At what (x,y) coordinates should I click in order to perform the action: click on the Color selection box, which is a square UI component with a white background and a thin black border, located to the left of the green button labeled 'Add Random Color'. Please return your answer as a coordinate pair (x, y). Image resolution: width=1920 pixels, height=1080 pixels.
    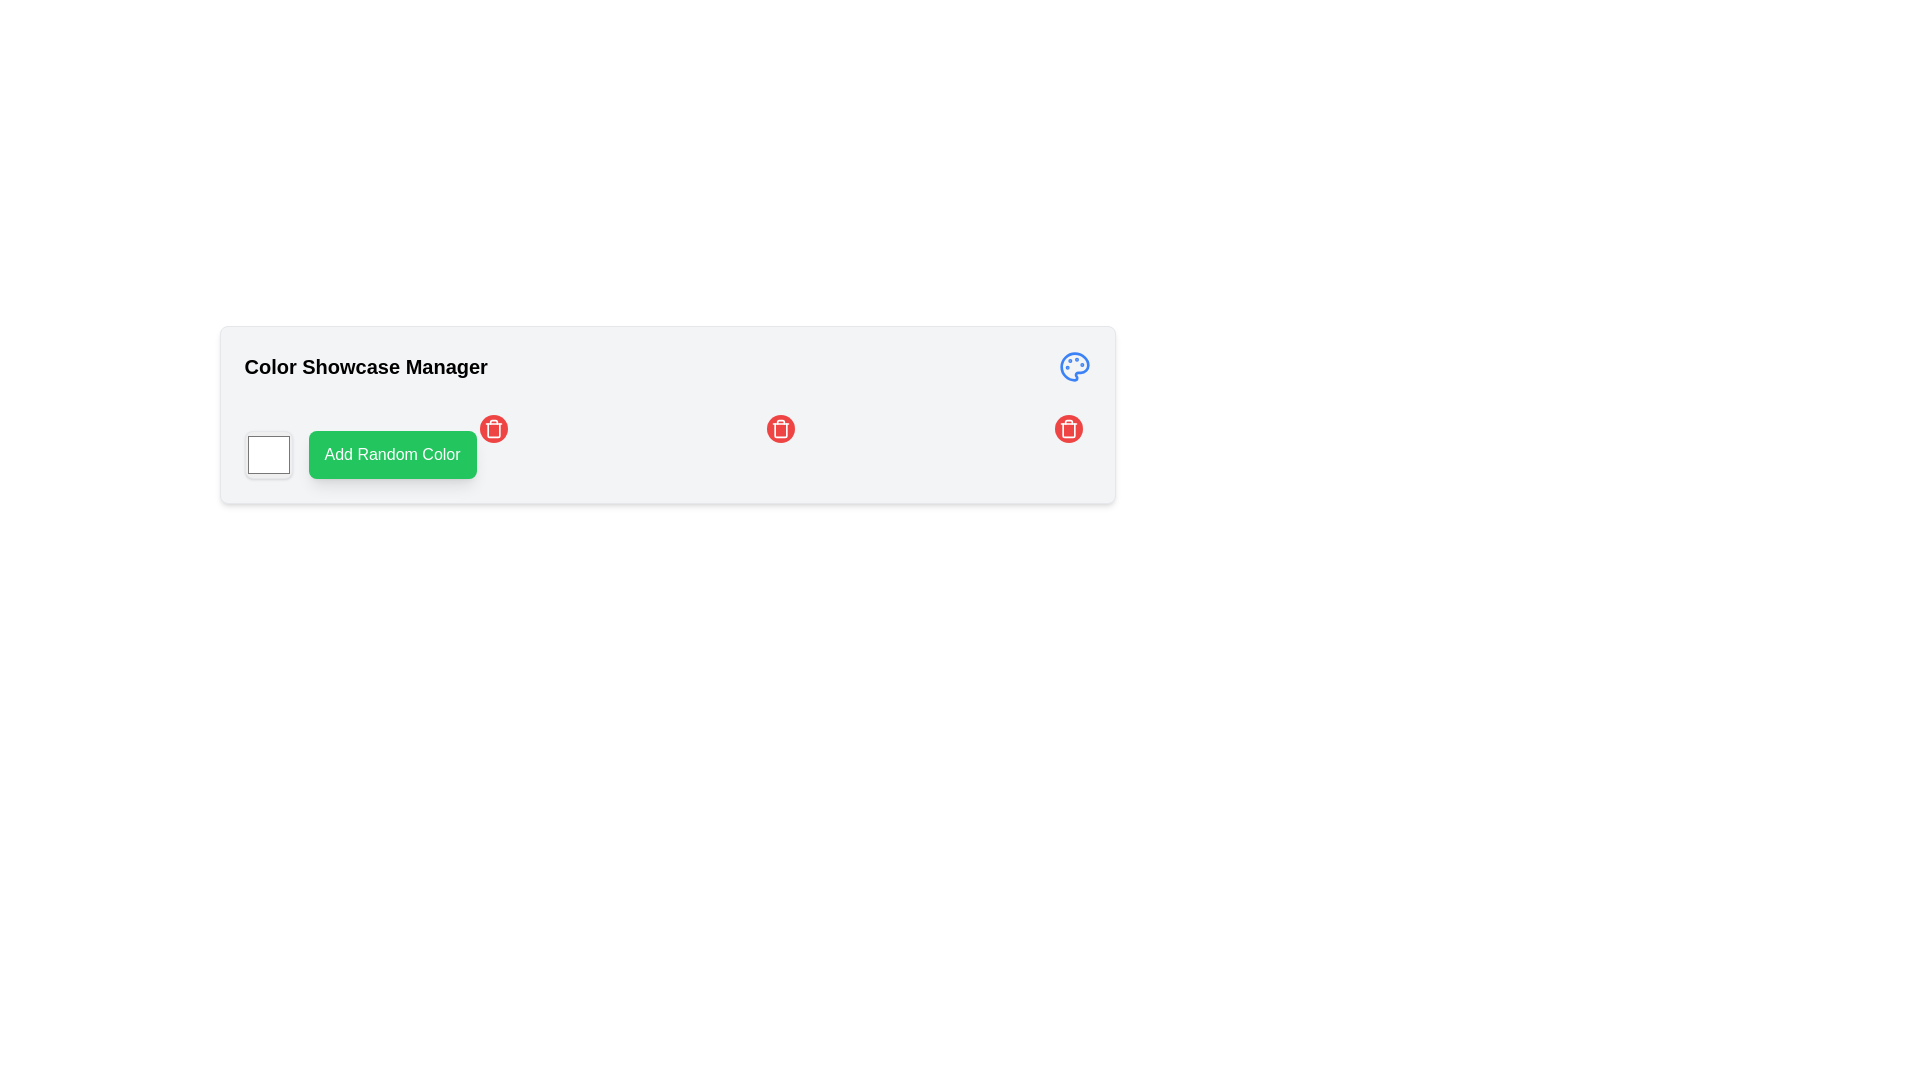
    Looking at the image, I should click on (267, 455).